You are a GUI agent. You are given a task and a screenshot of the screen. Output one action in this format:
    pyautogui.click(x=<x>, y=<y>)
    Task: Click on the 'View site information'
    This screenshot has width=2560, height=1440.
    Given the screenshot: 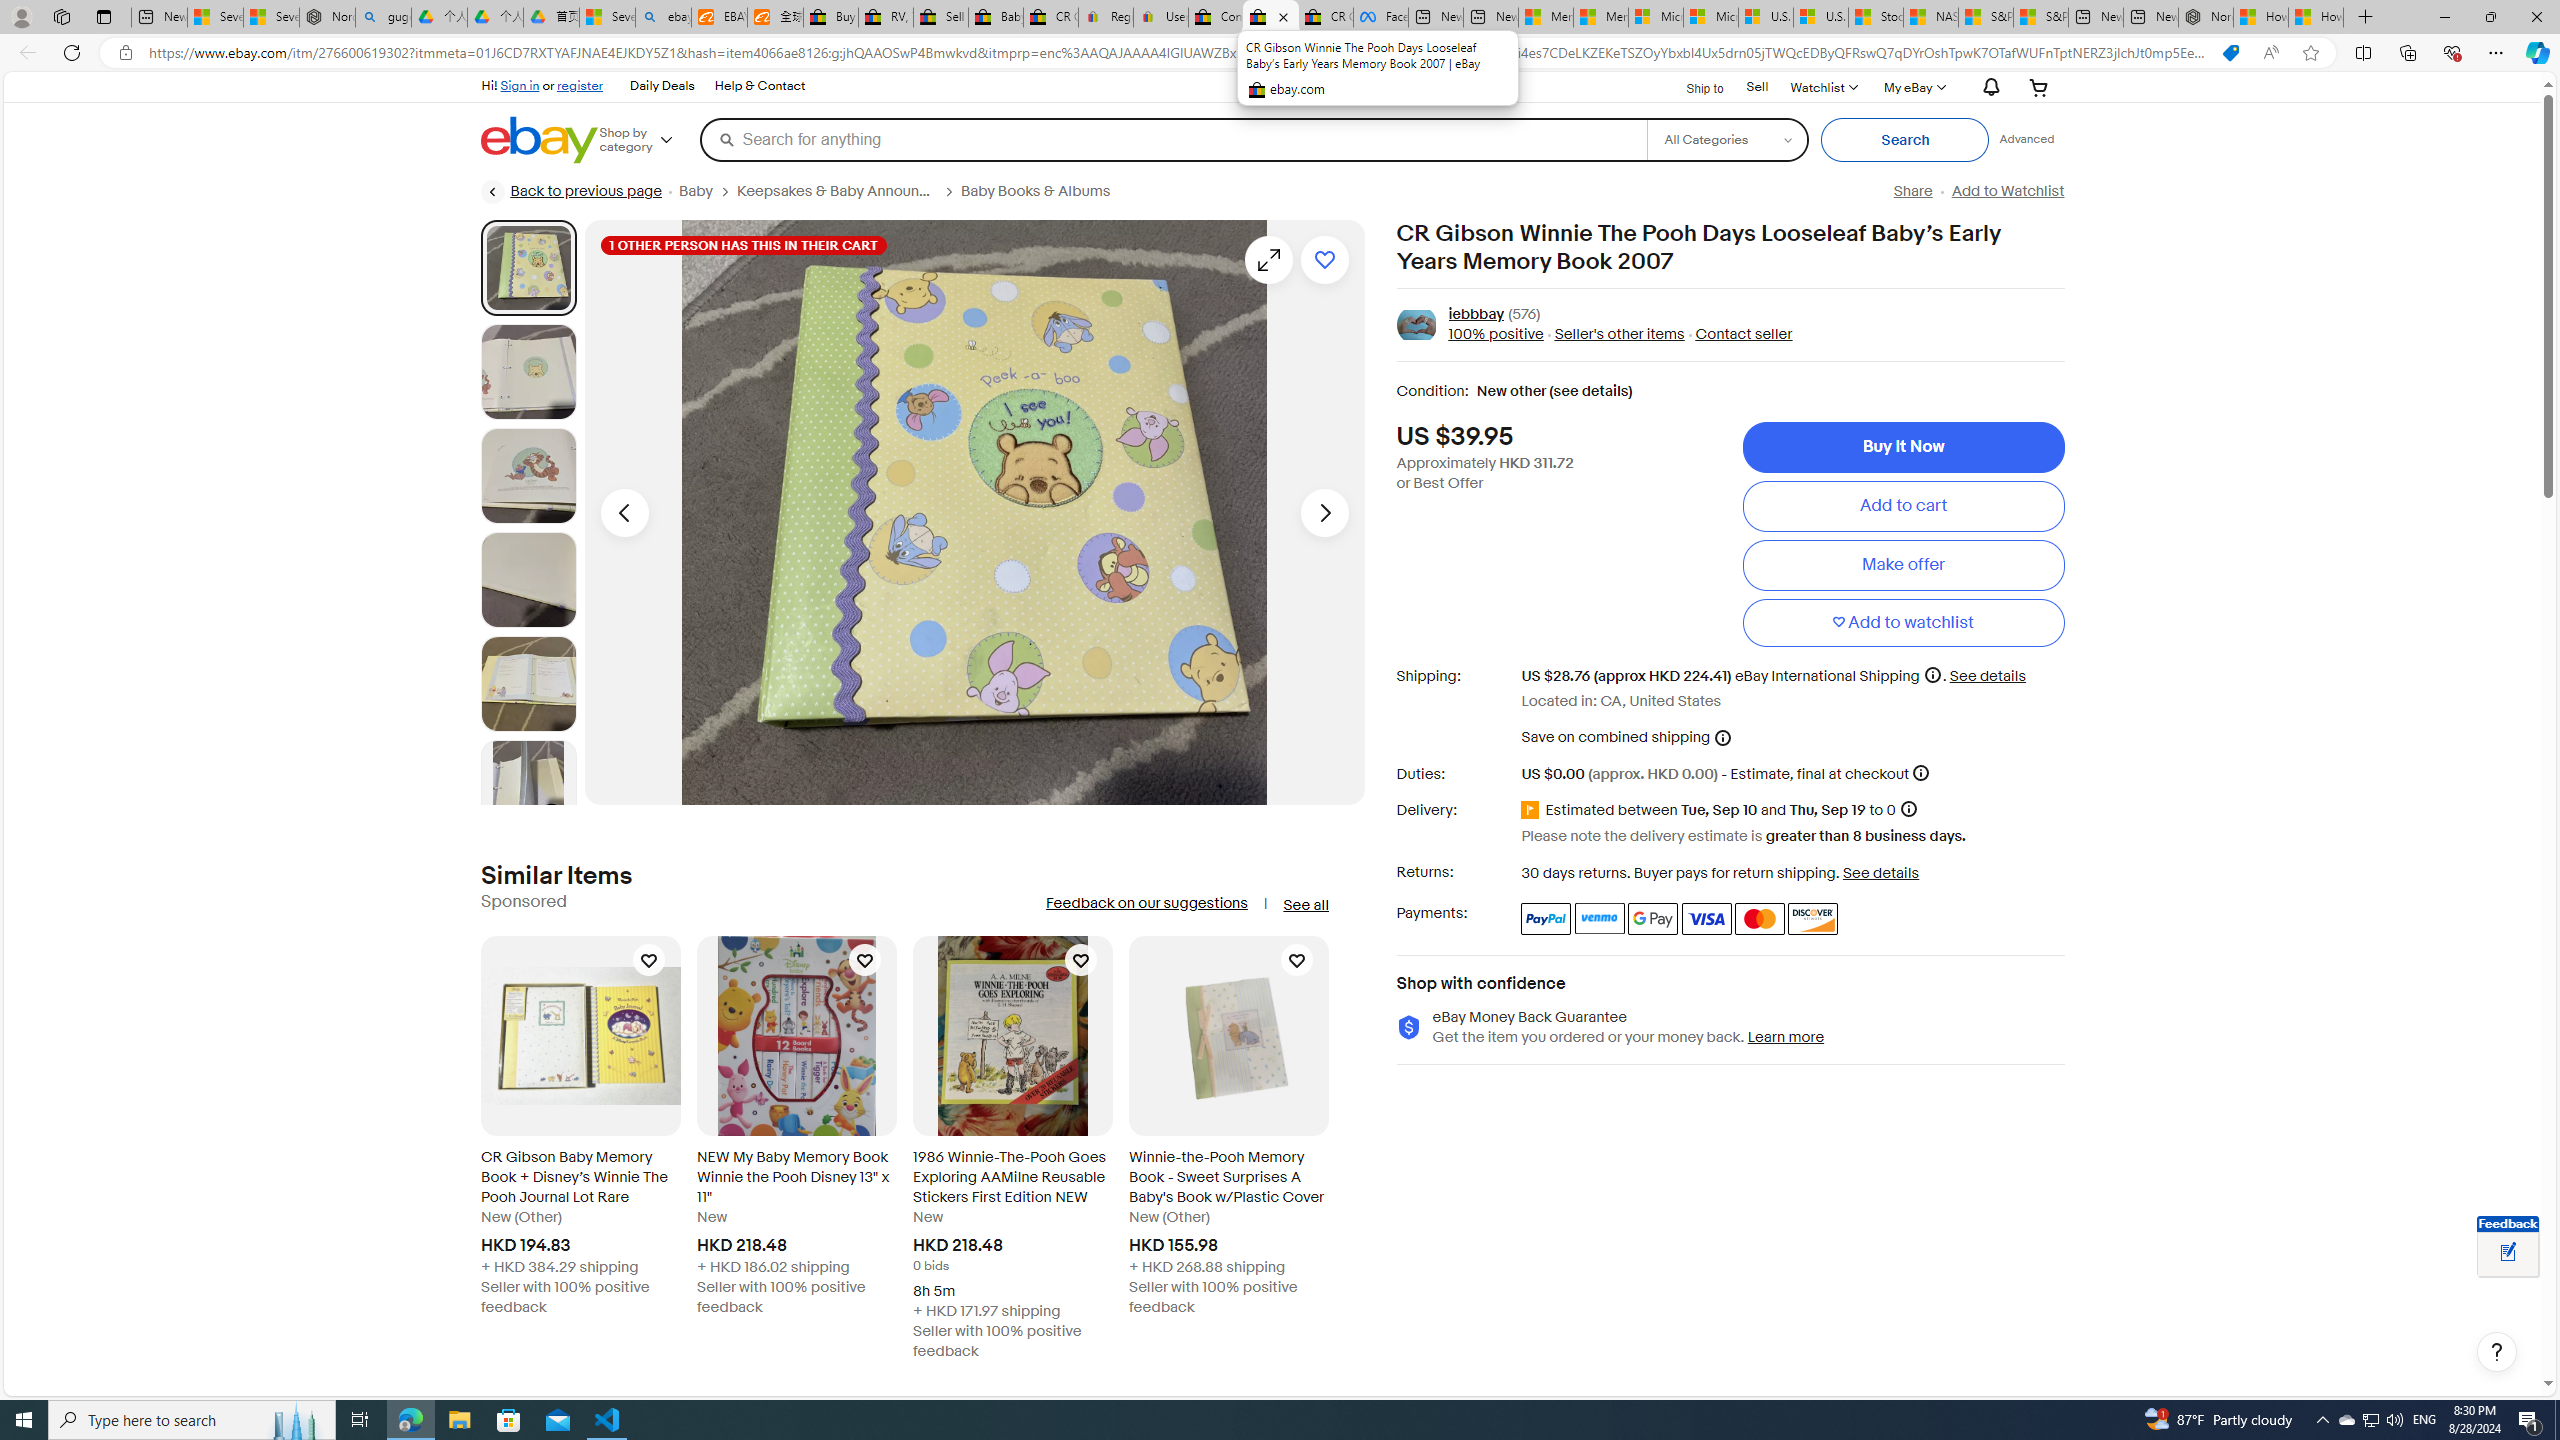 What is the action you would take?
    pyautogui.click(x=125, y=53)
    